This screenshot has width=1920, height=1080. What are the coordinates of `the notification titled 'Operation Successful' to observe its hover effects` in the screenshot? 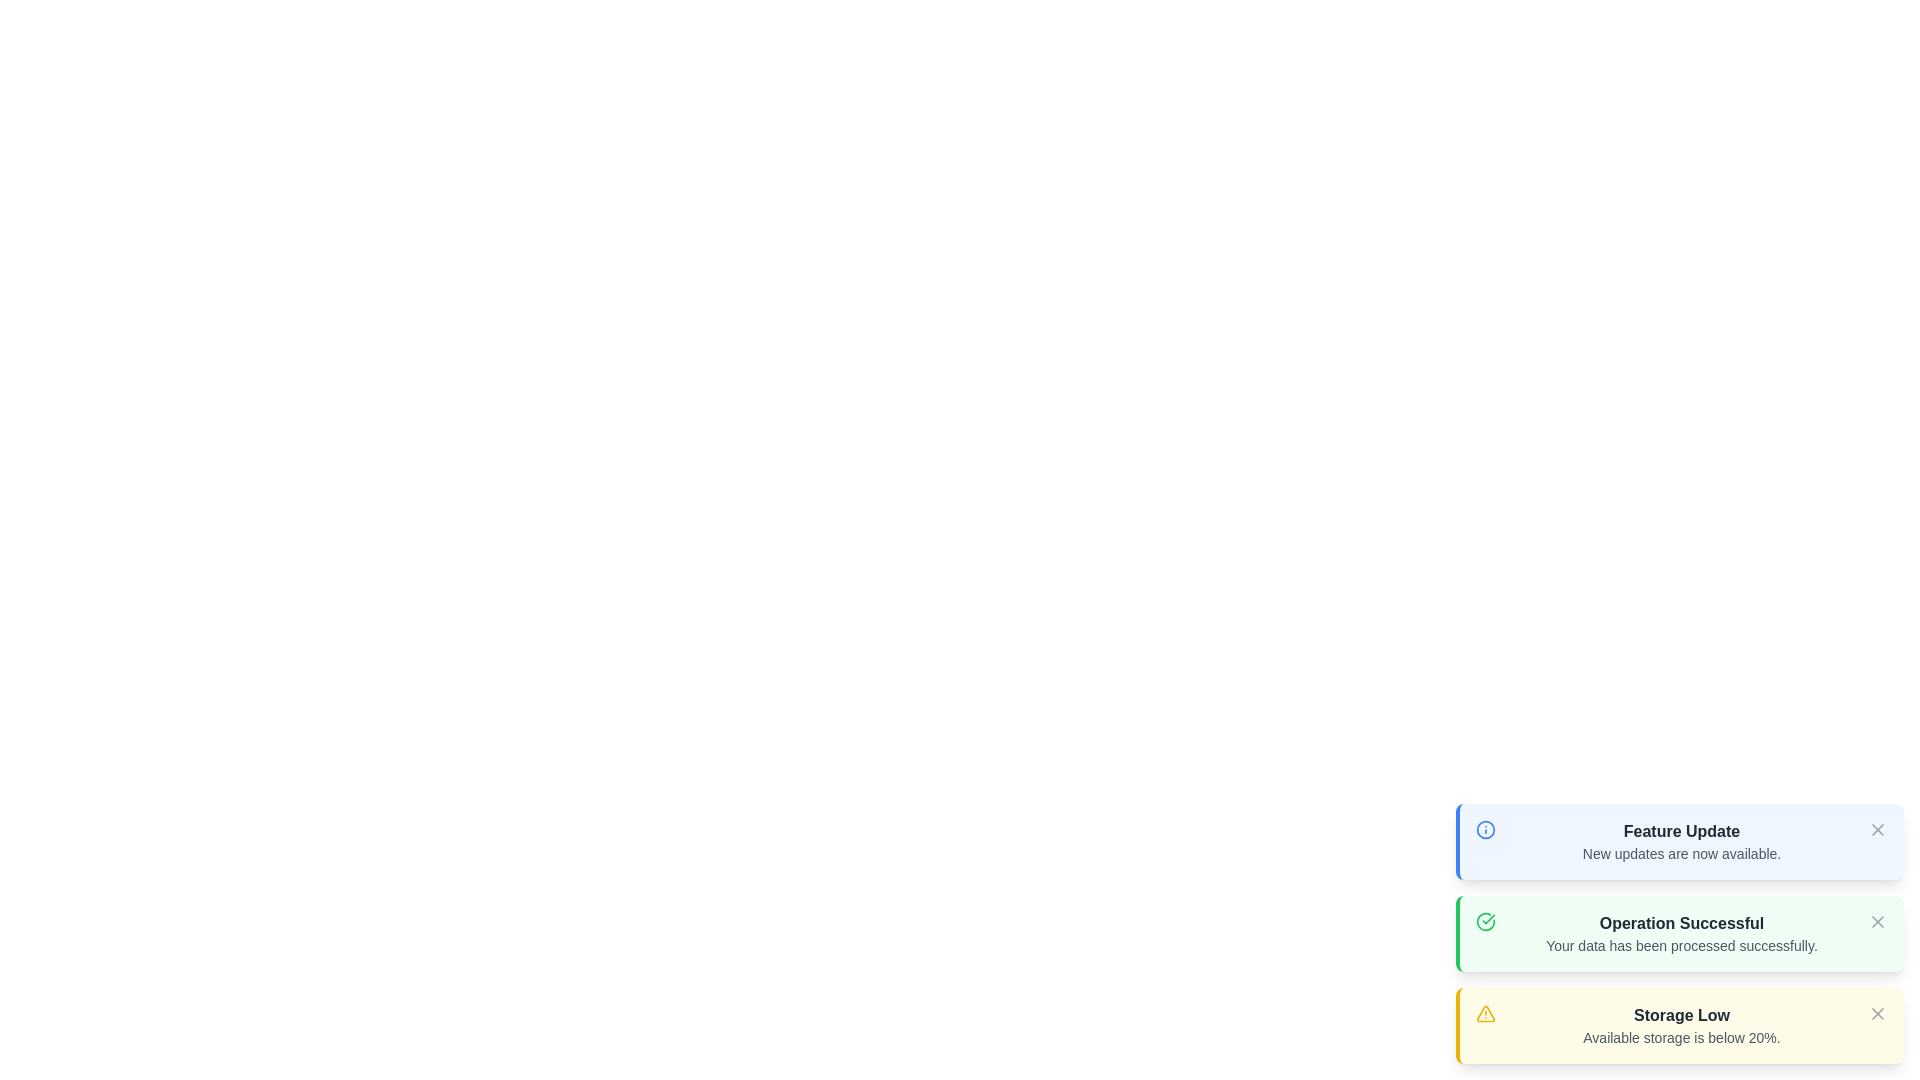 It's located at (1680, 933).